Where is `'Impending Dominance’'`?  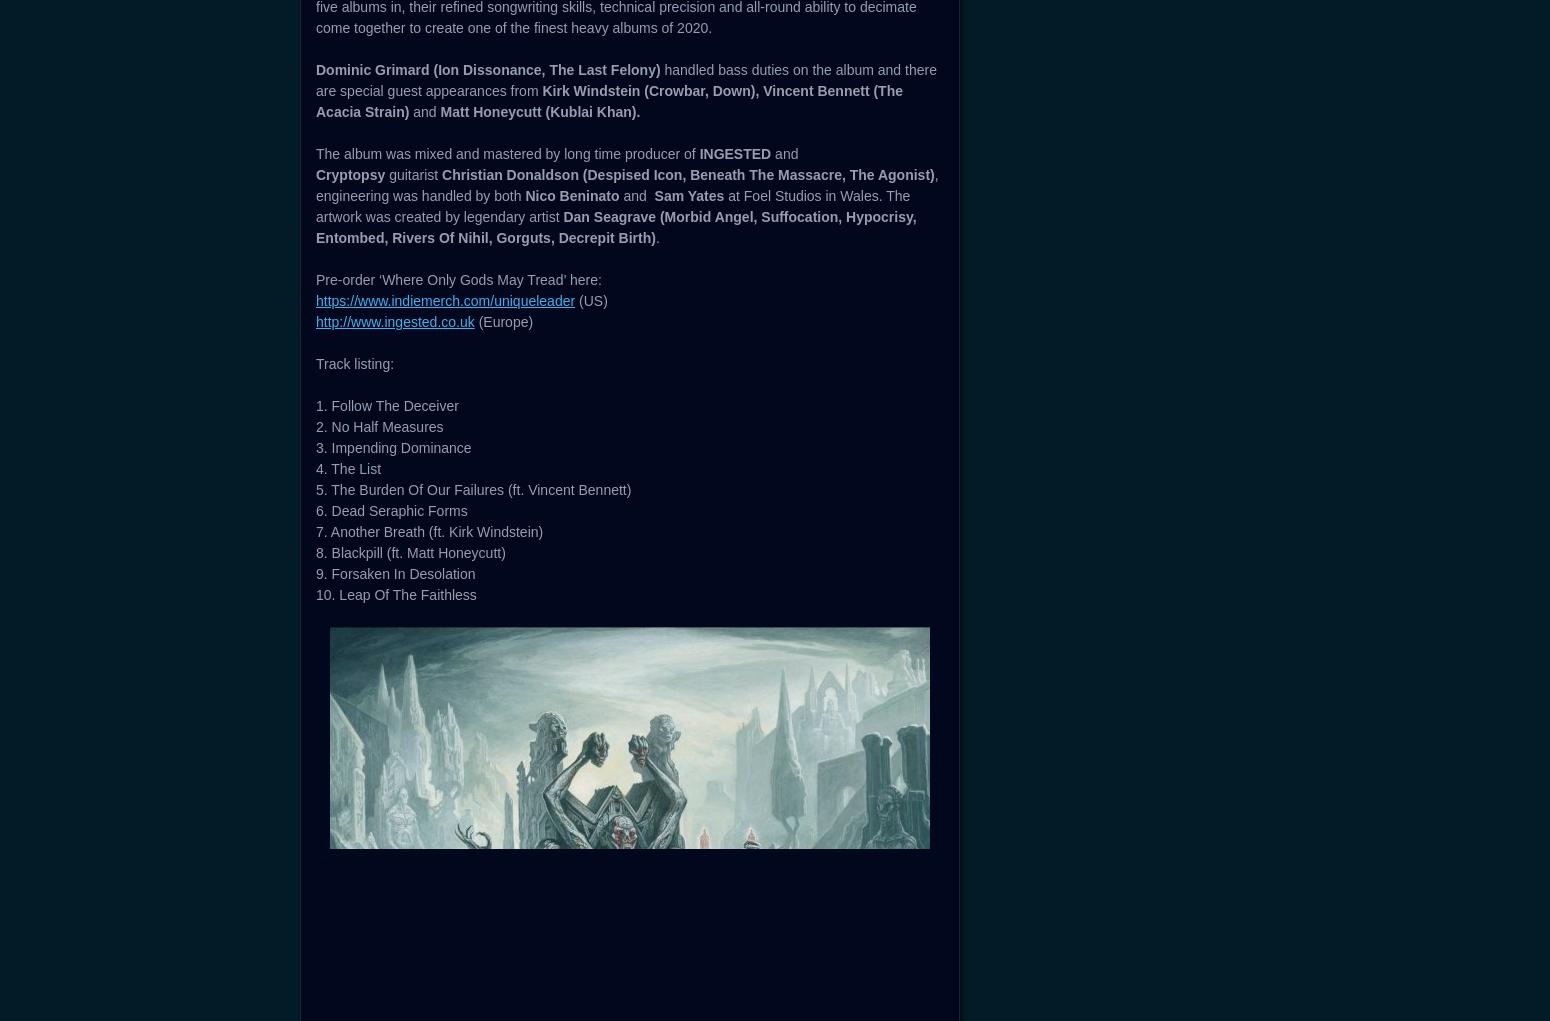 'Impending Dominance’' is located at coordinates (768, 399).